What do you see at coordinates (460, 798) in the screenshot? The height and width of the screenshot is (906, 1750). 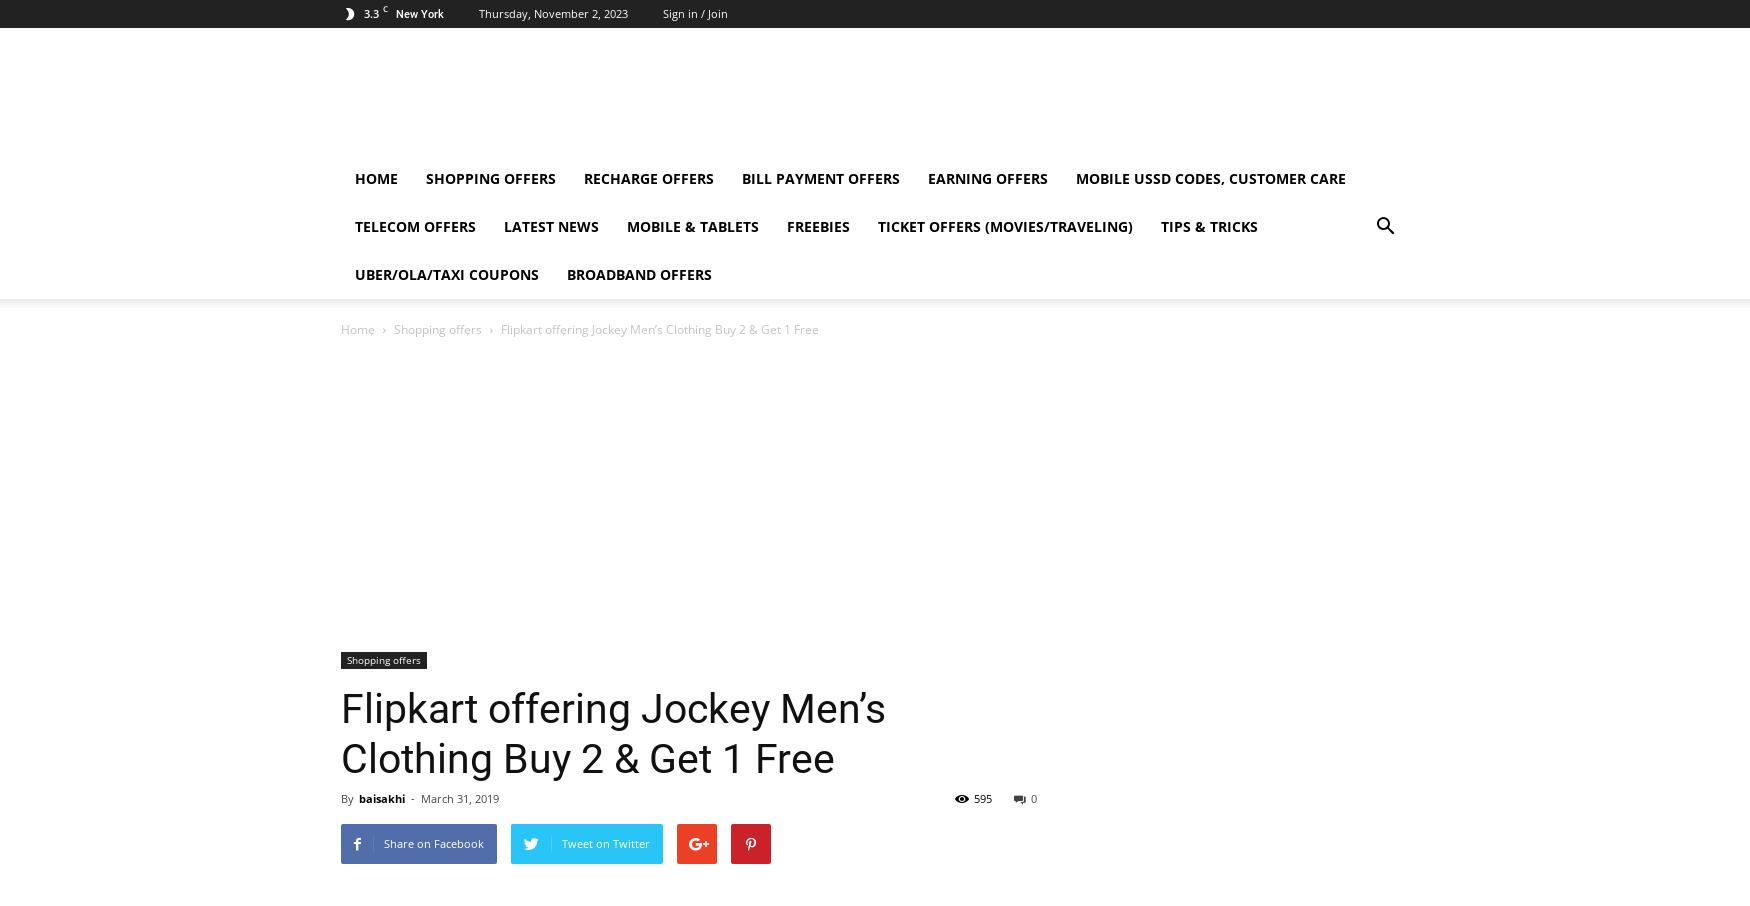 I see `'March 31, 2019'` at bounding box center [460, 798].